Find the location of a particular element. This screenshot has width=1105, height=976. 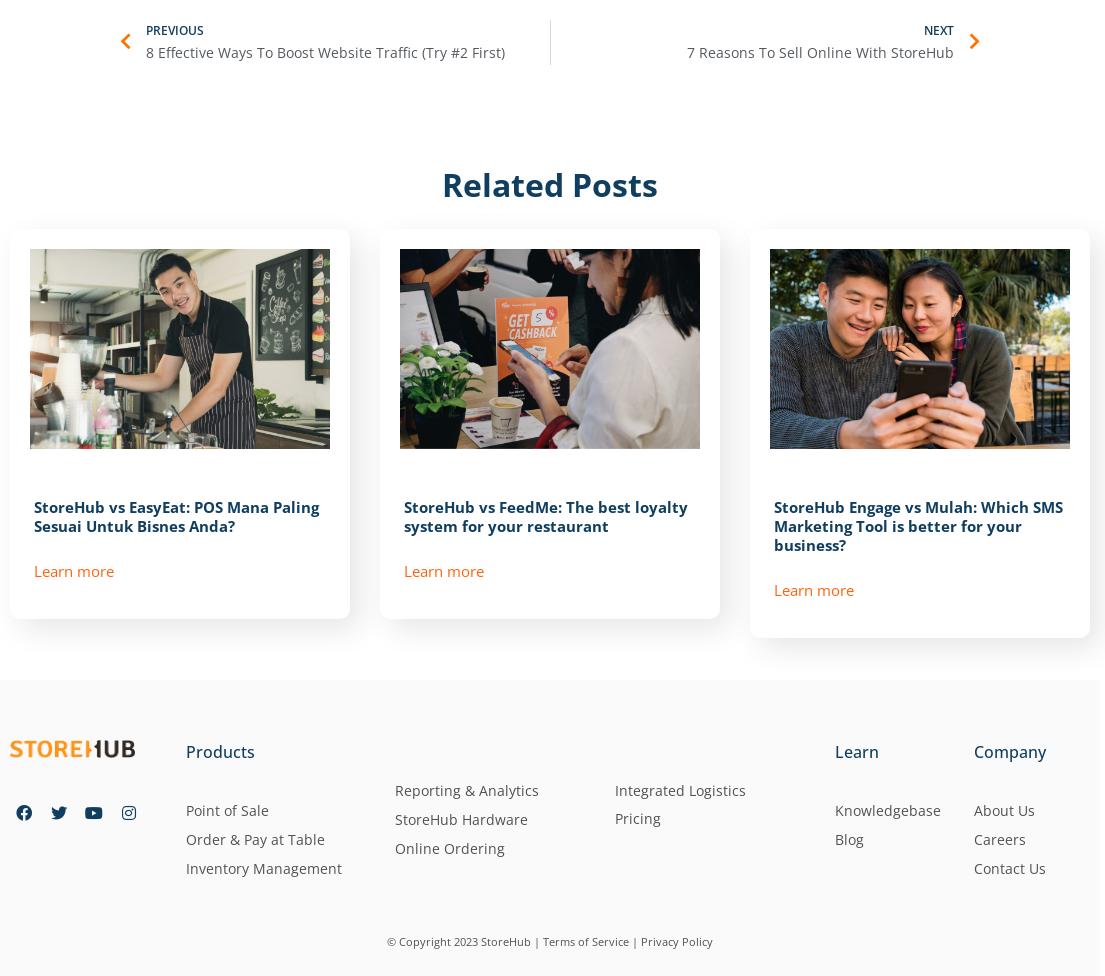

'Related Posts' is located at coordinates (441, 182).